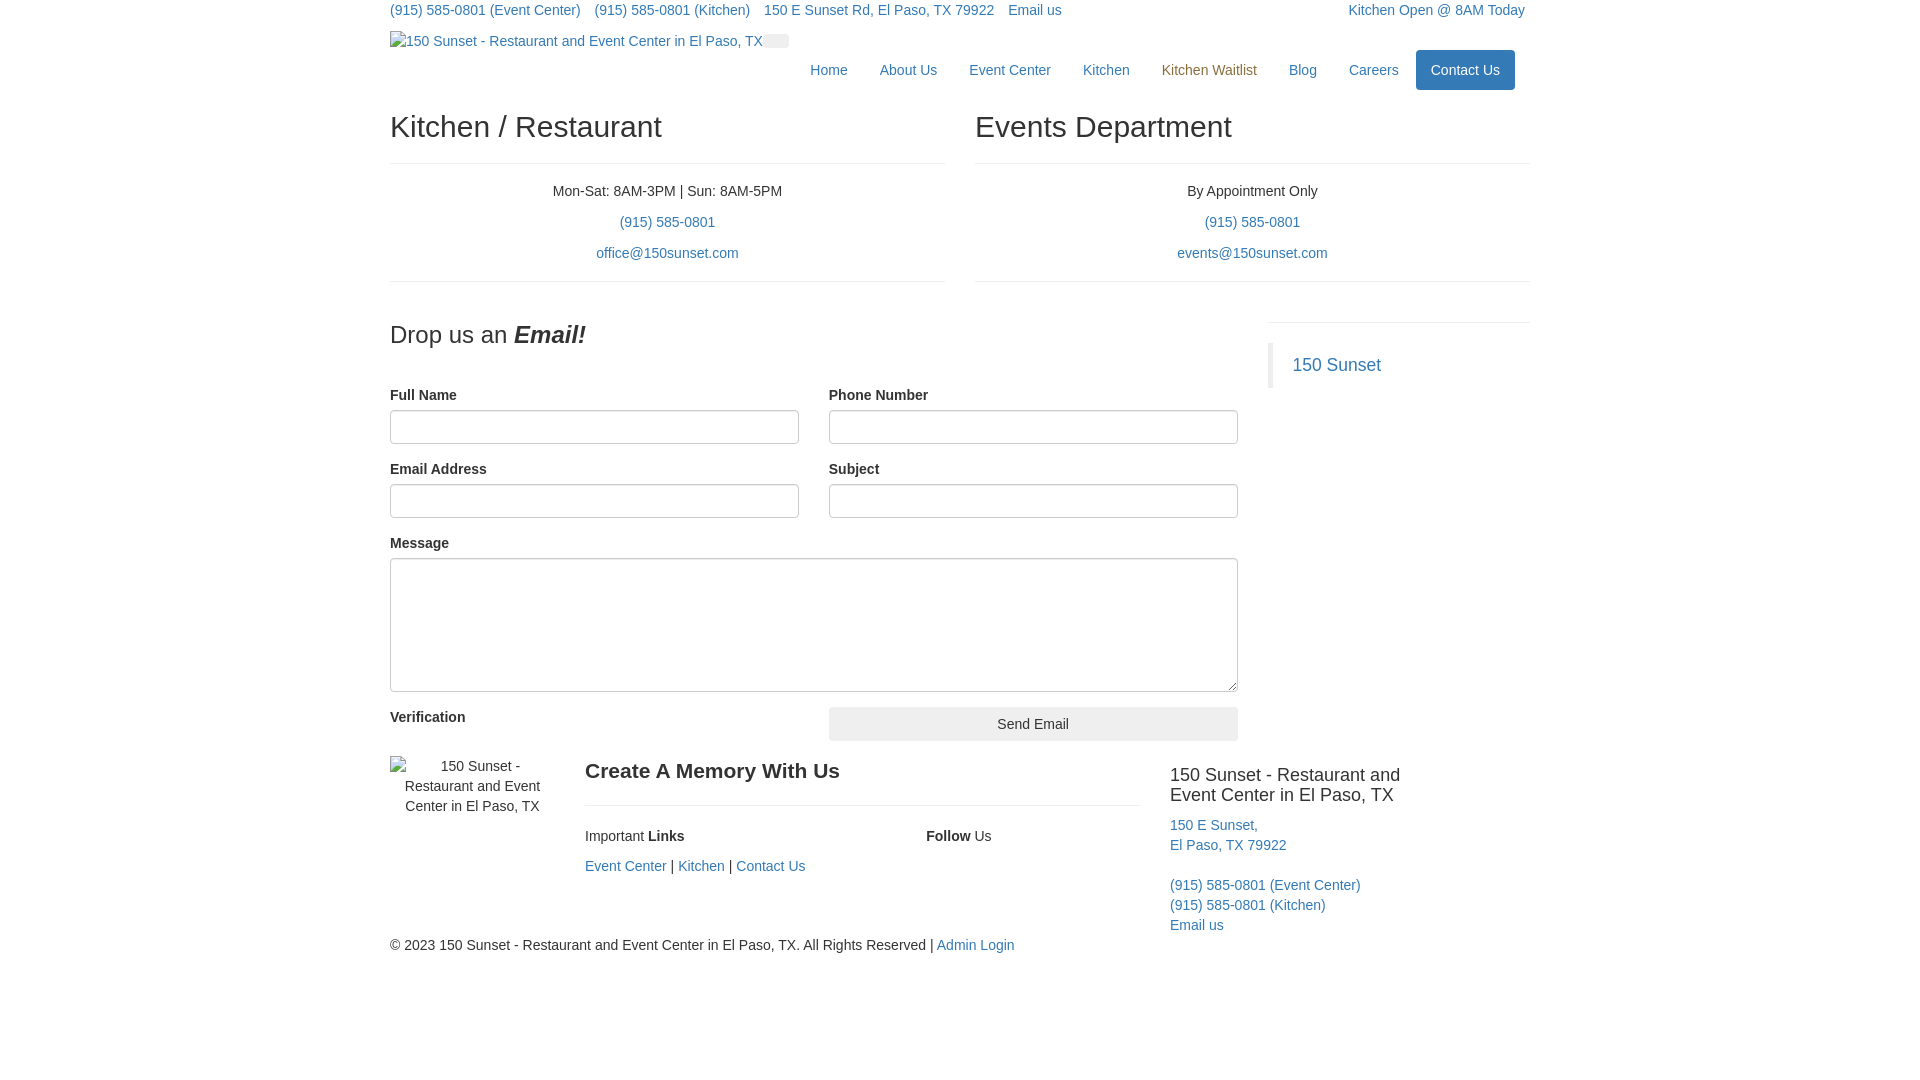 The width and height of the screenshot is (1920, 1080). I want to click on 'Contact Us', so click(1465, 68).